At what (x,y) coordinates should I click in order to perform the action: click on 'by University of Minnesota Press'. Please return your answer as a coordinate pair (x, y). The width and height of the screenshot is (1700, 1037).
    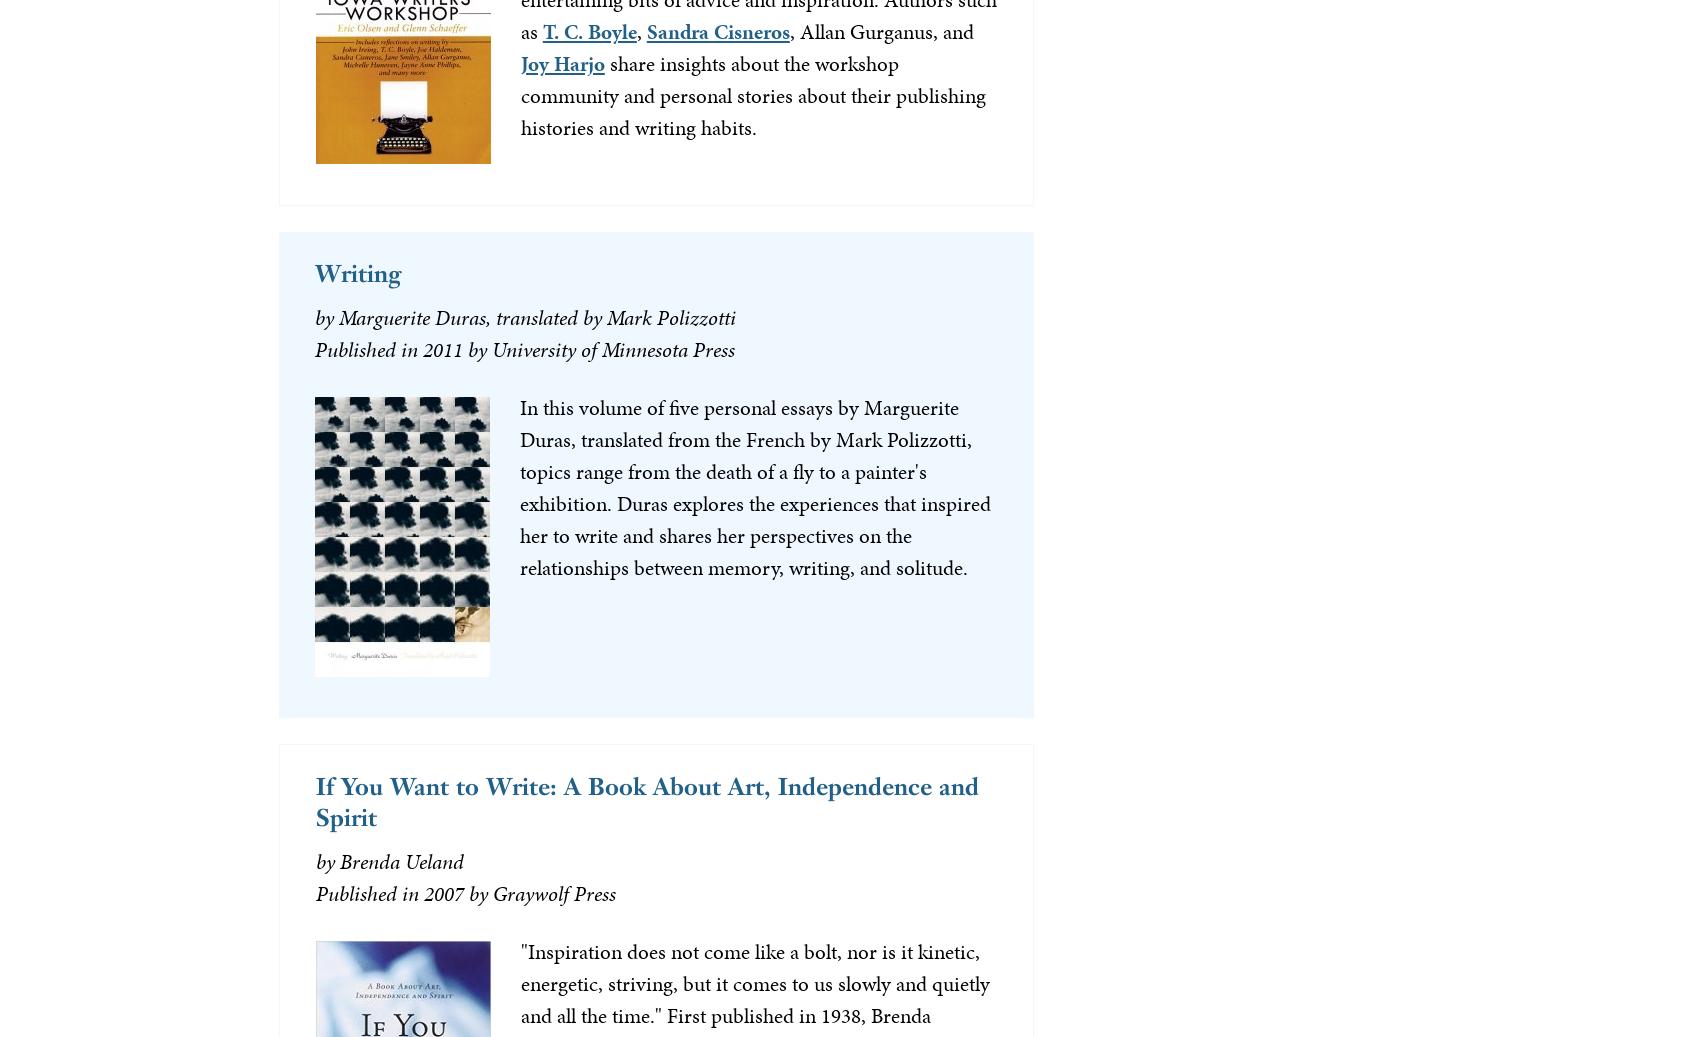
    Looking at the image, I should click on (599, 347).